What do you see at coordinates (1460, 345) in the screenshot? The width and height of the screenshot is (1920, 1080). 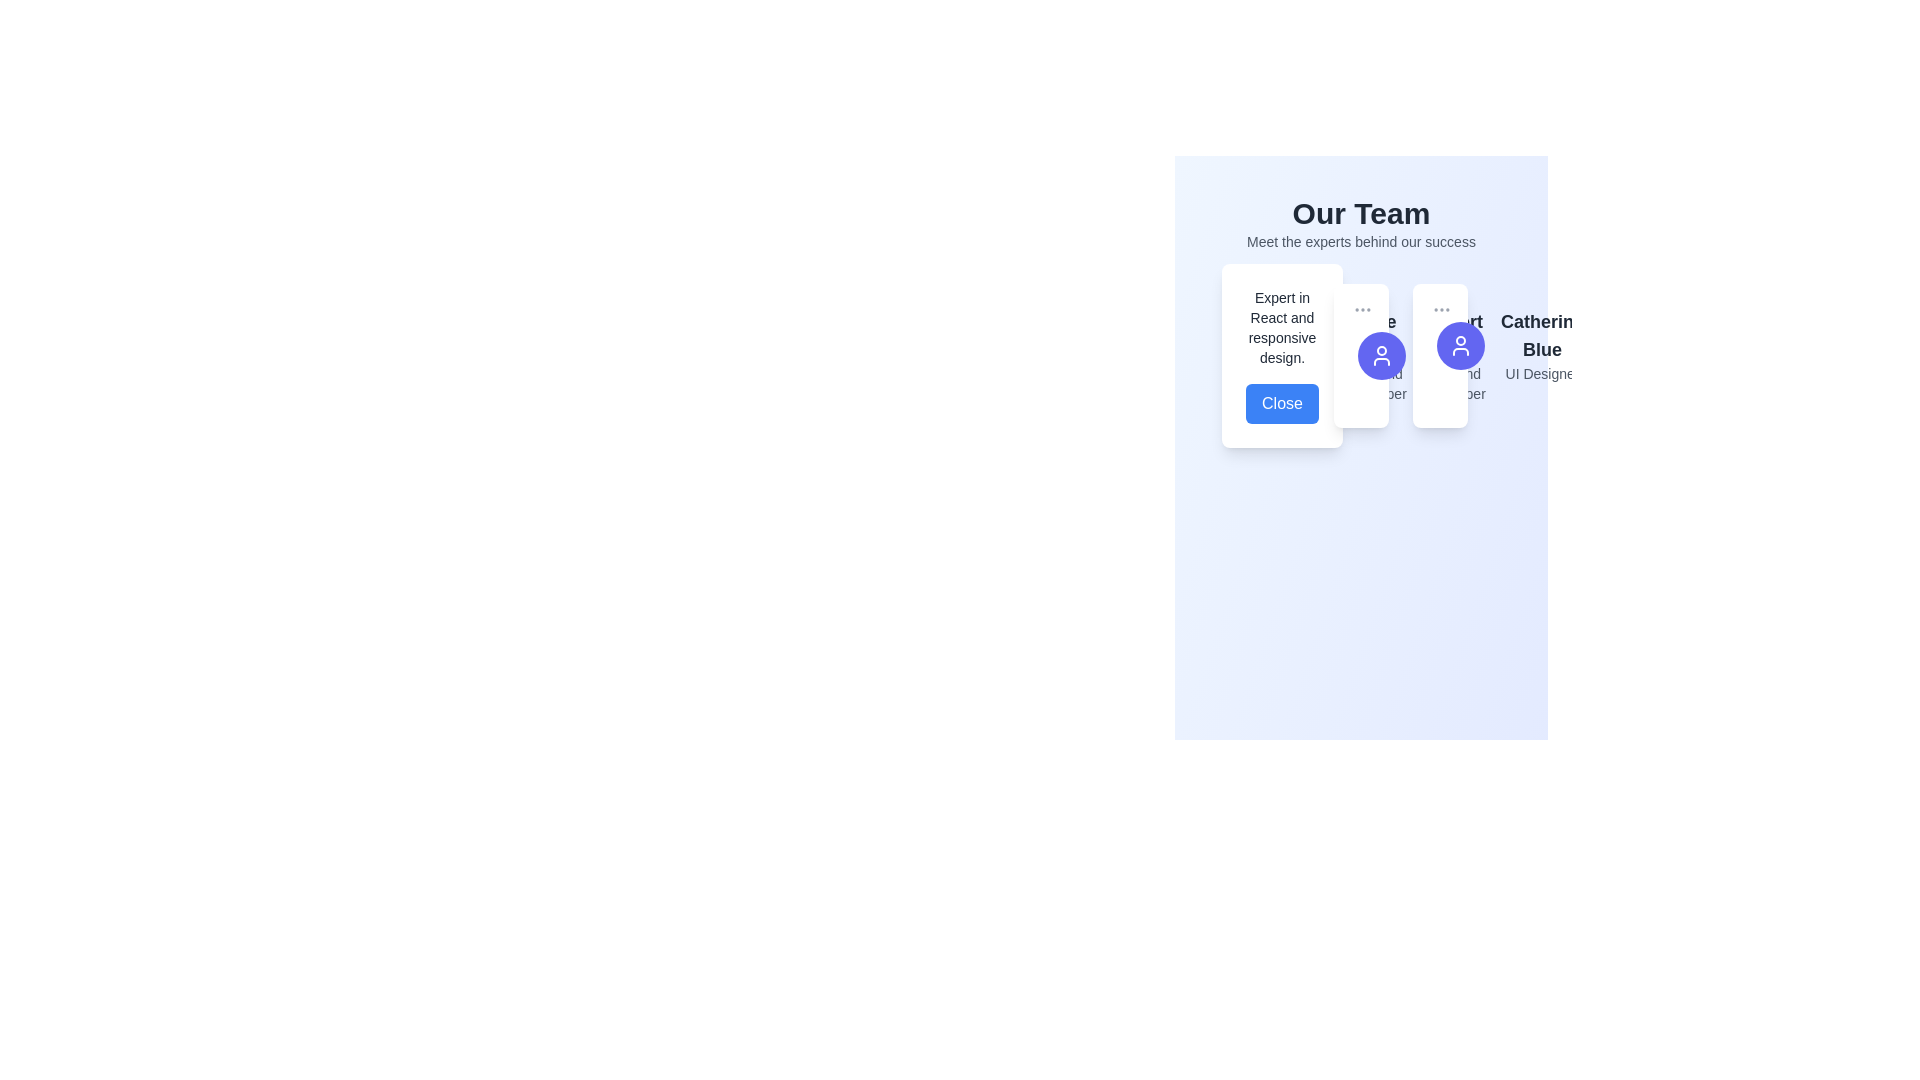 I see `the circular icon with a white outline of a user figure on a vibrant indigo background, located in the middle of a row of circular buttons on the right side of the interface` at bounding box center [1460, 345].